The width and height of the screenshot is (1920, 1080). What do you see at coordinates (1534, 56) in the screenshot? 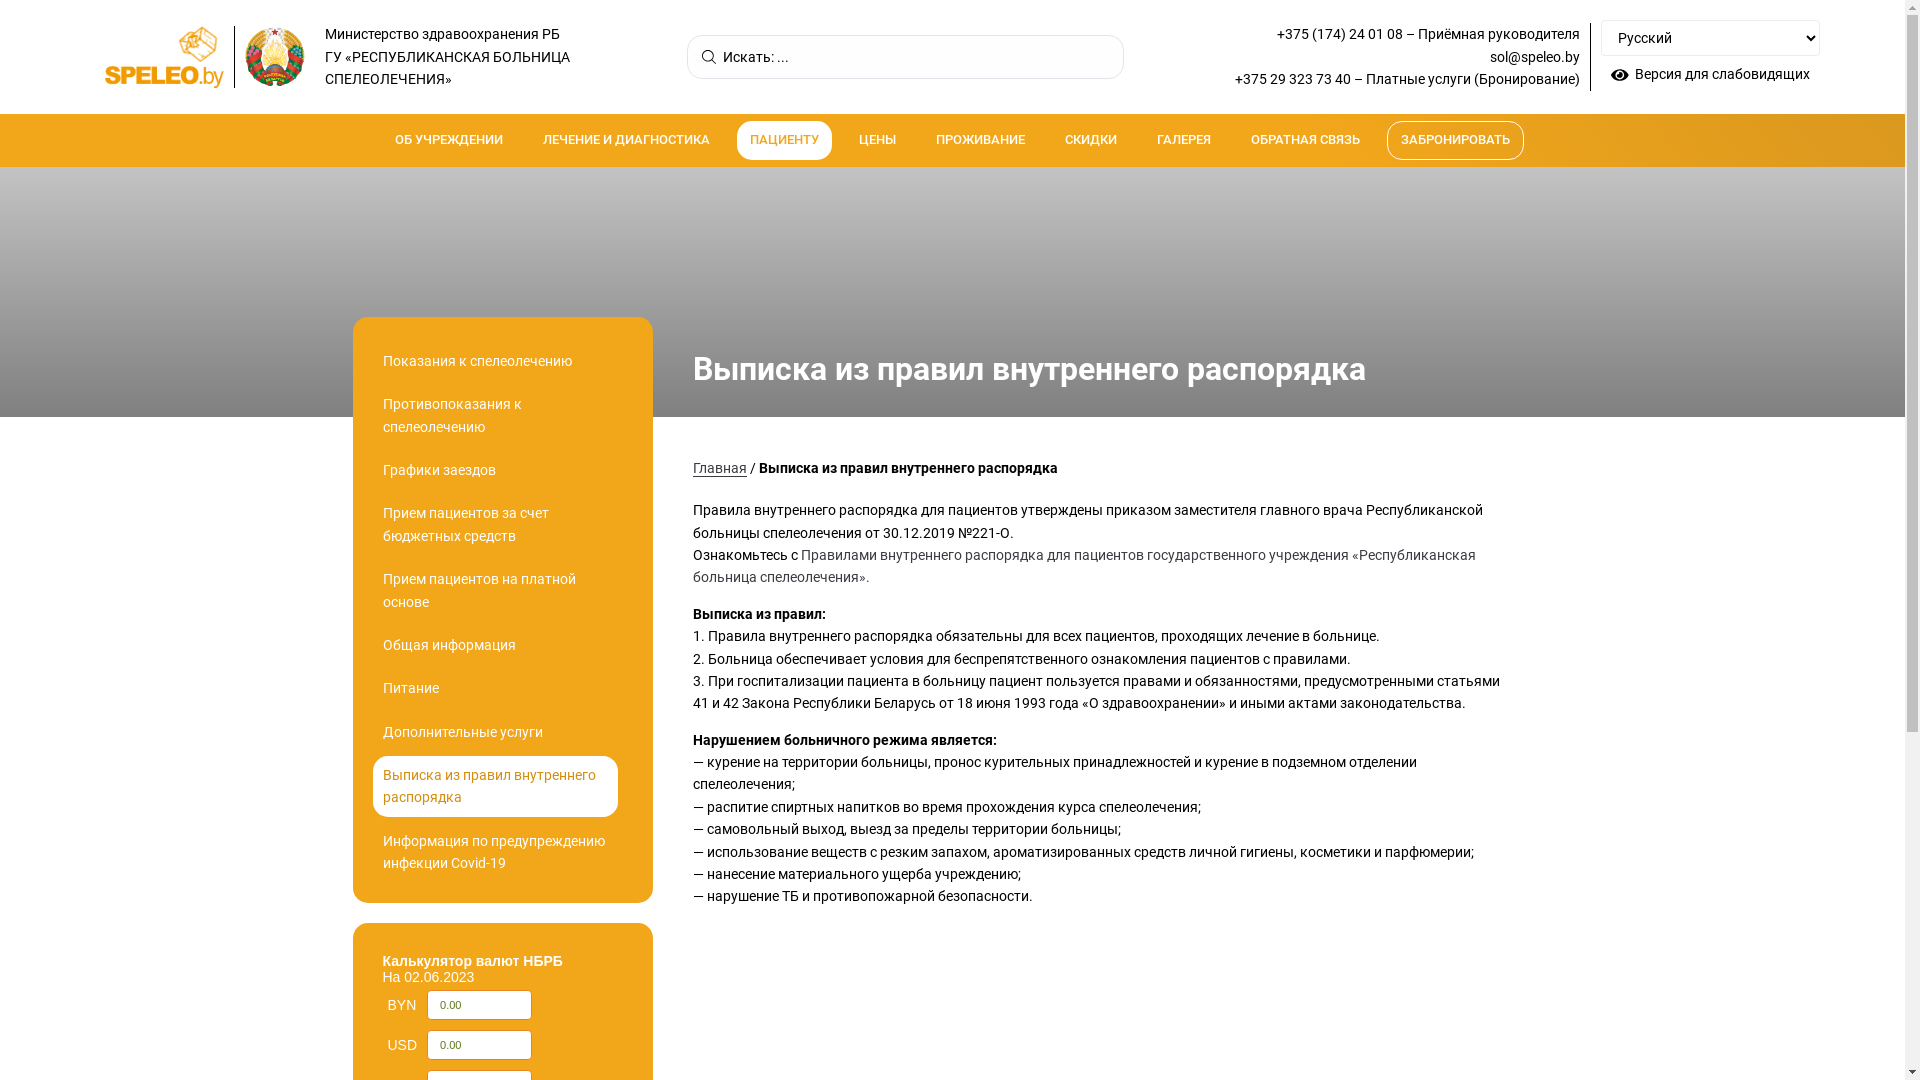
I see `'sol@speleo.by'` at bounding box center [1534, 56].